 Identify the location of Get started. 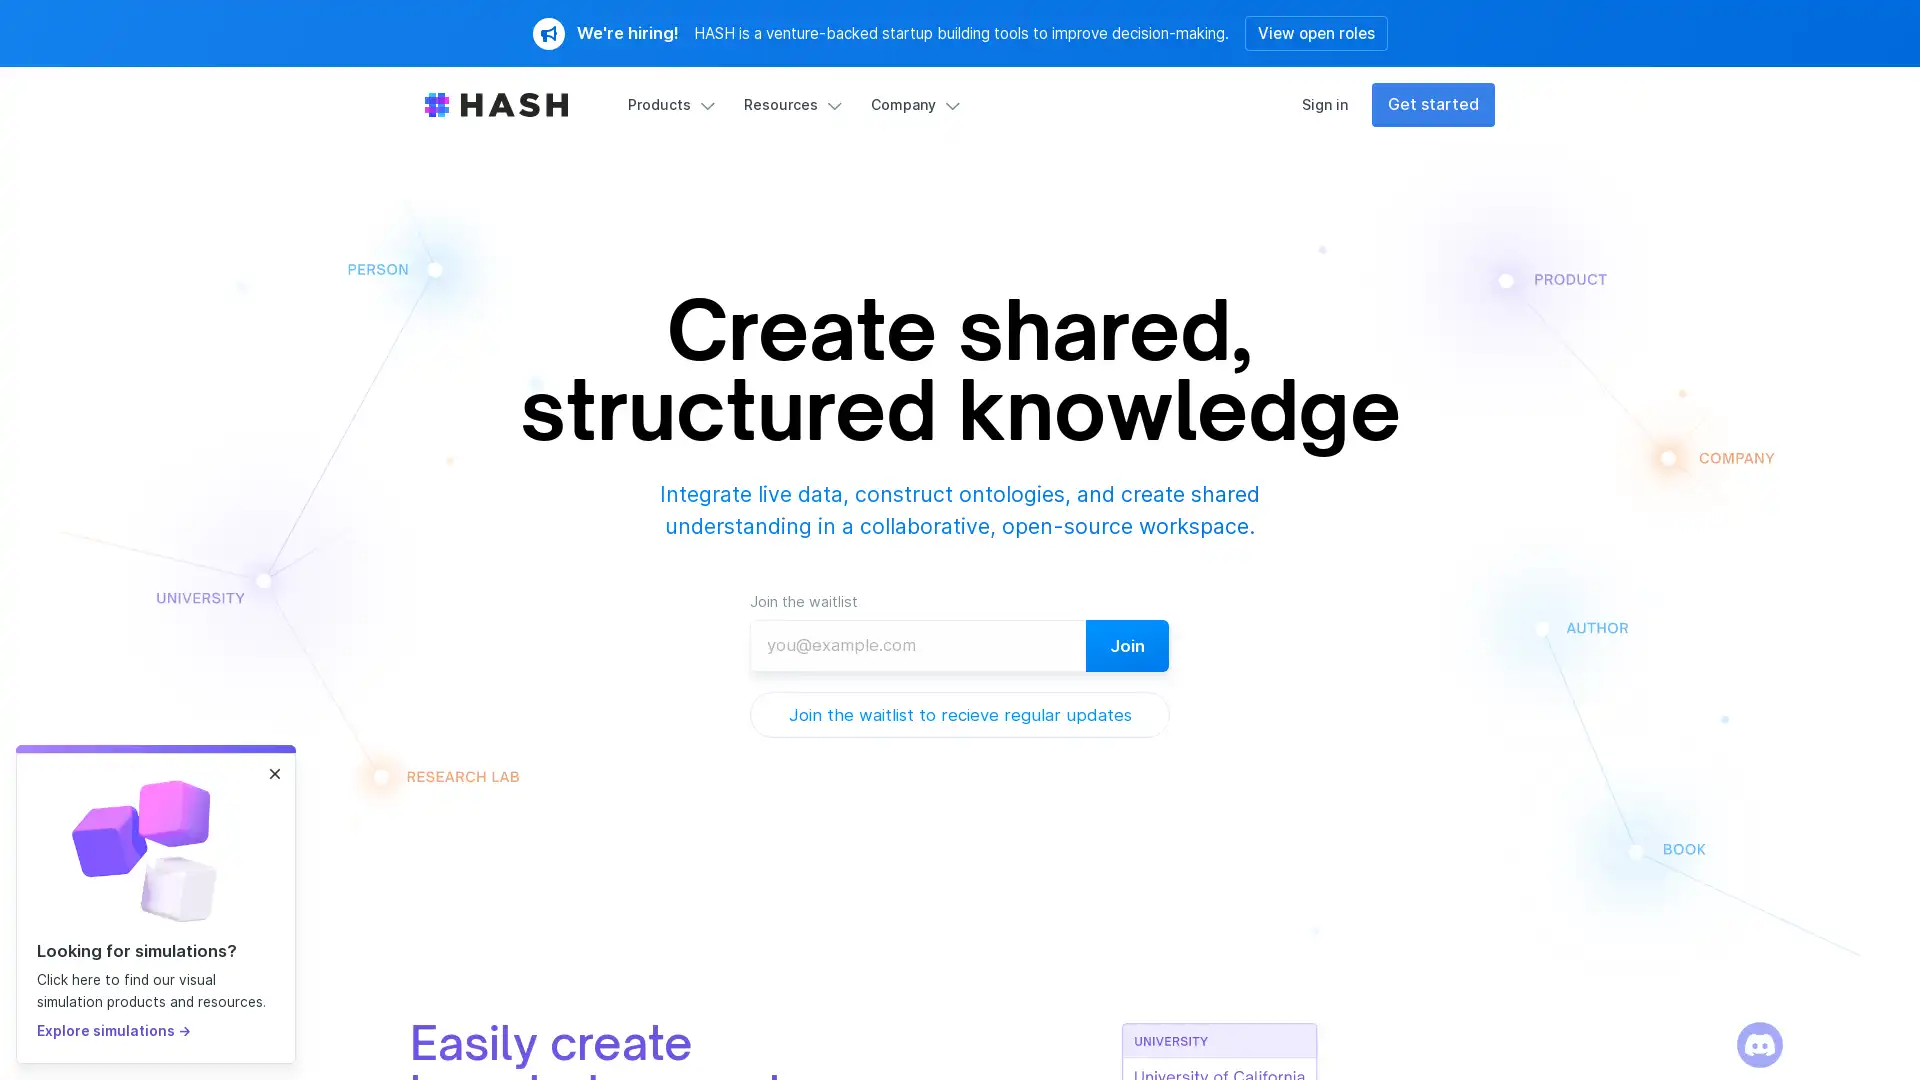
(1432, 104).